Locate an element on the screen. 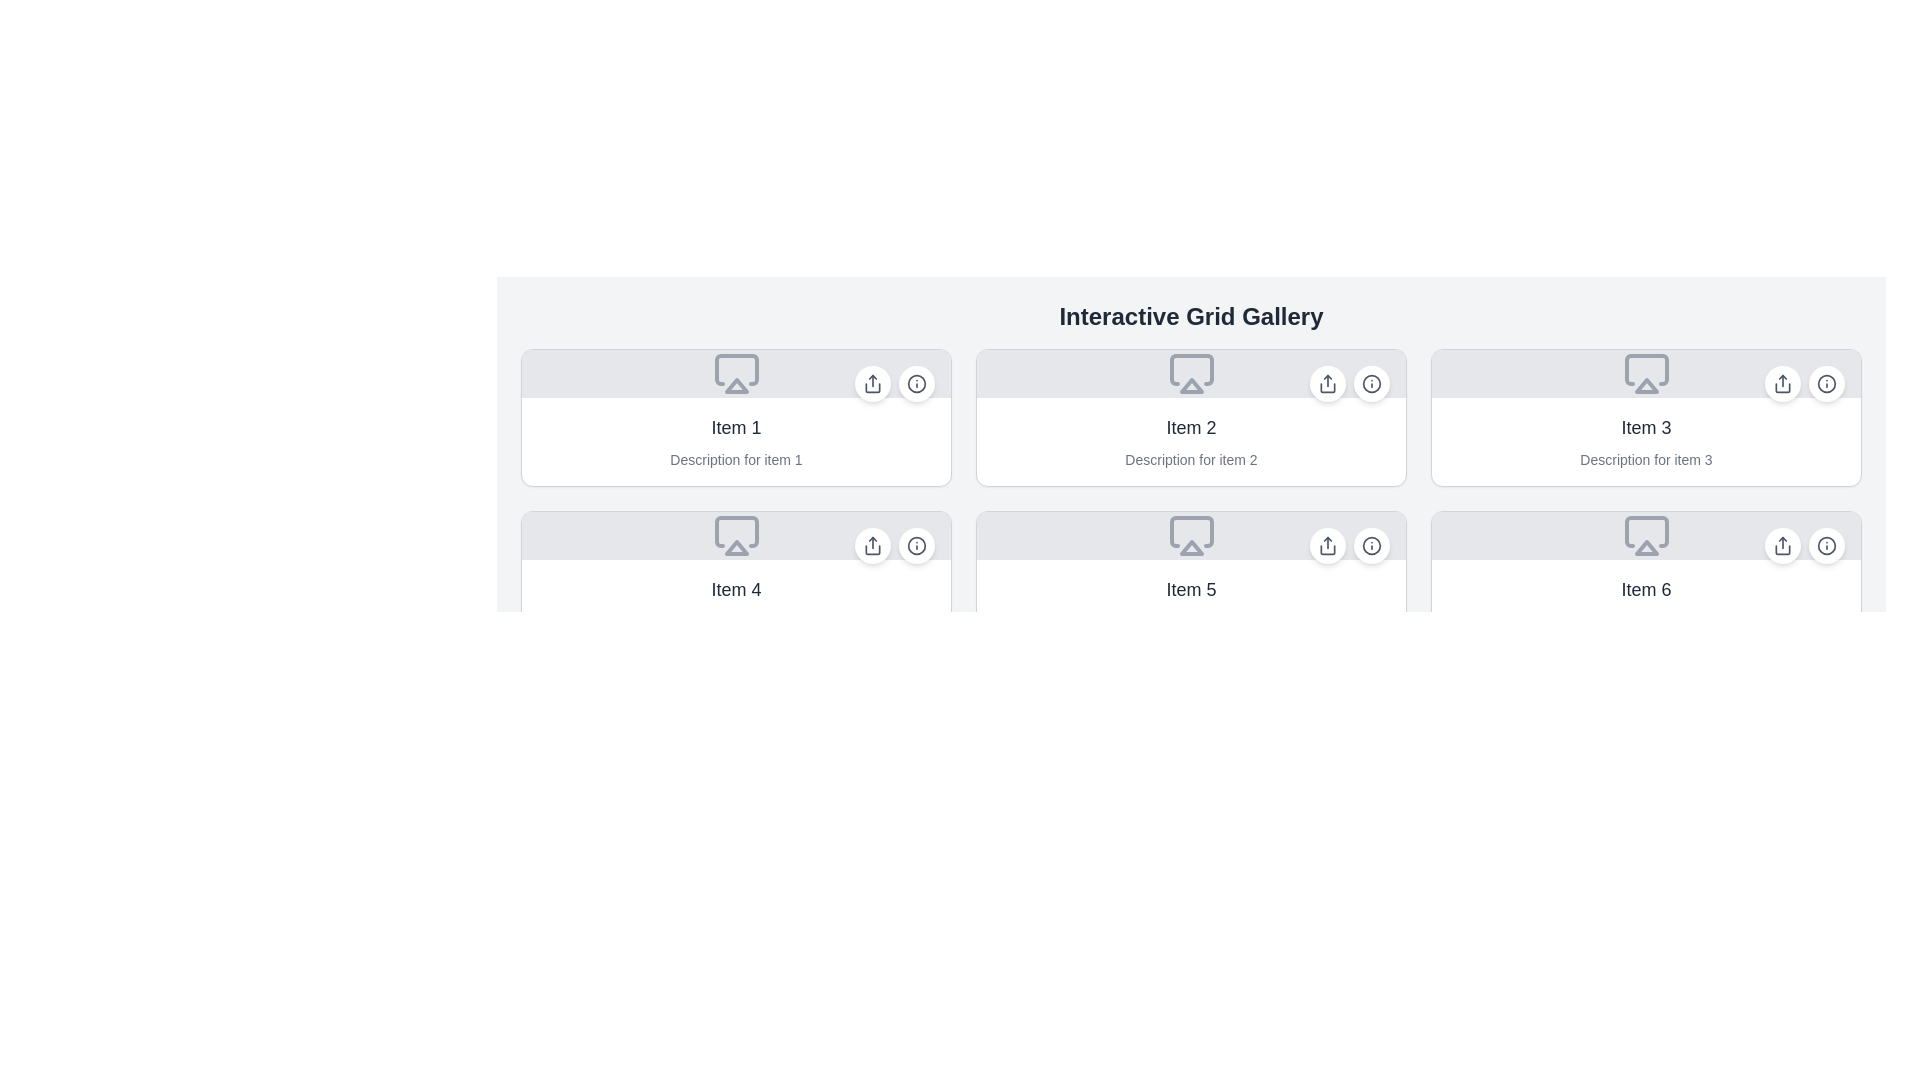 The height and width of the screenshot is (1080, 1920). the circular button with a white background and upward arrow icon in the top-right corner of the third item section to share content is located at coordinates (1782, 384).